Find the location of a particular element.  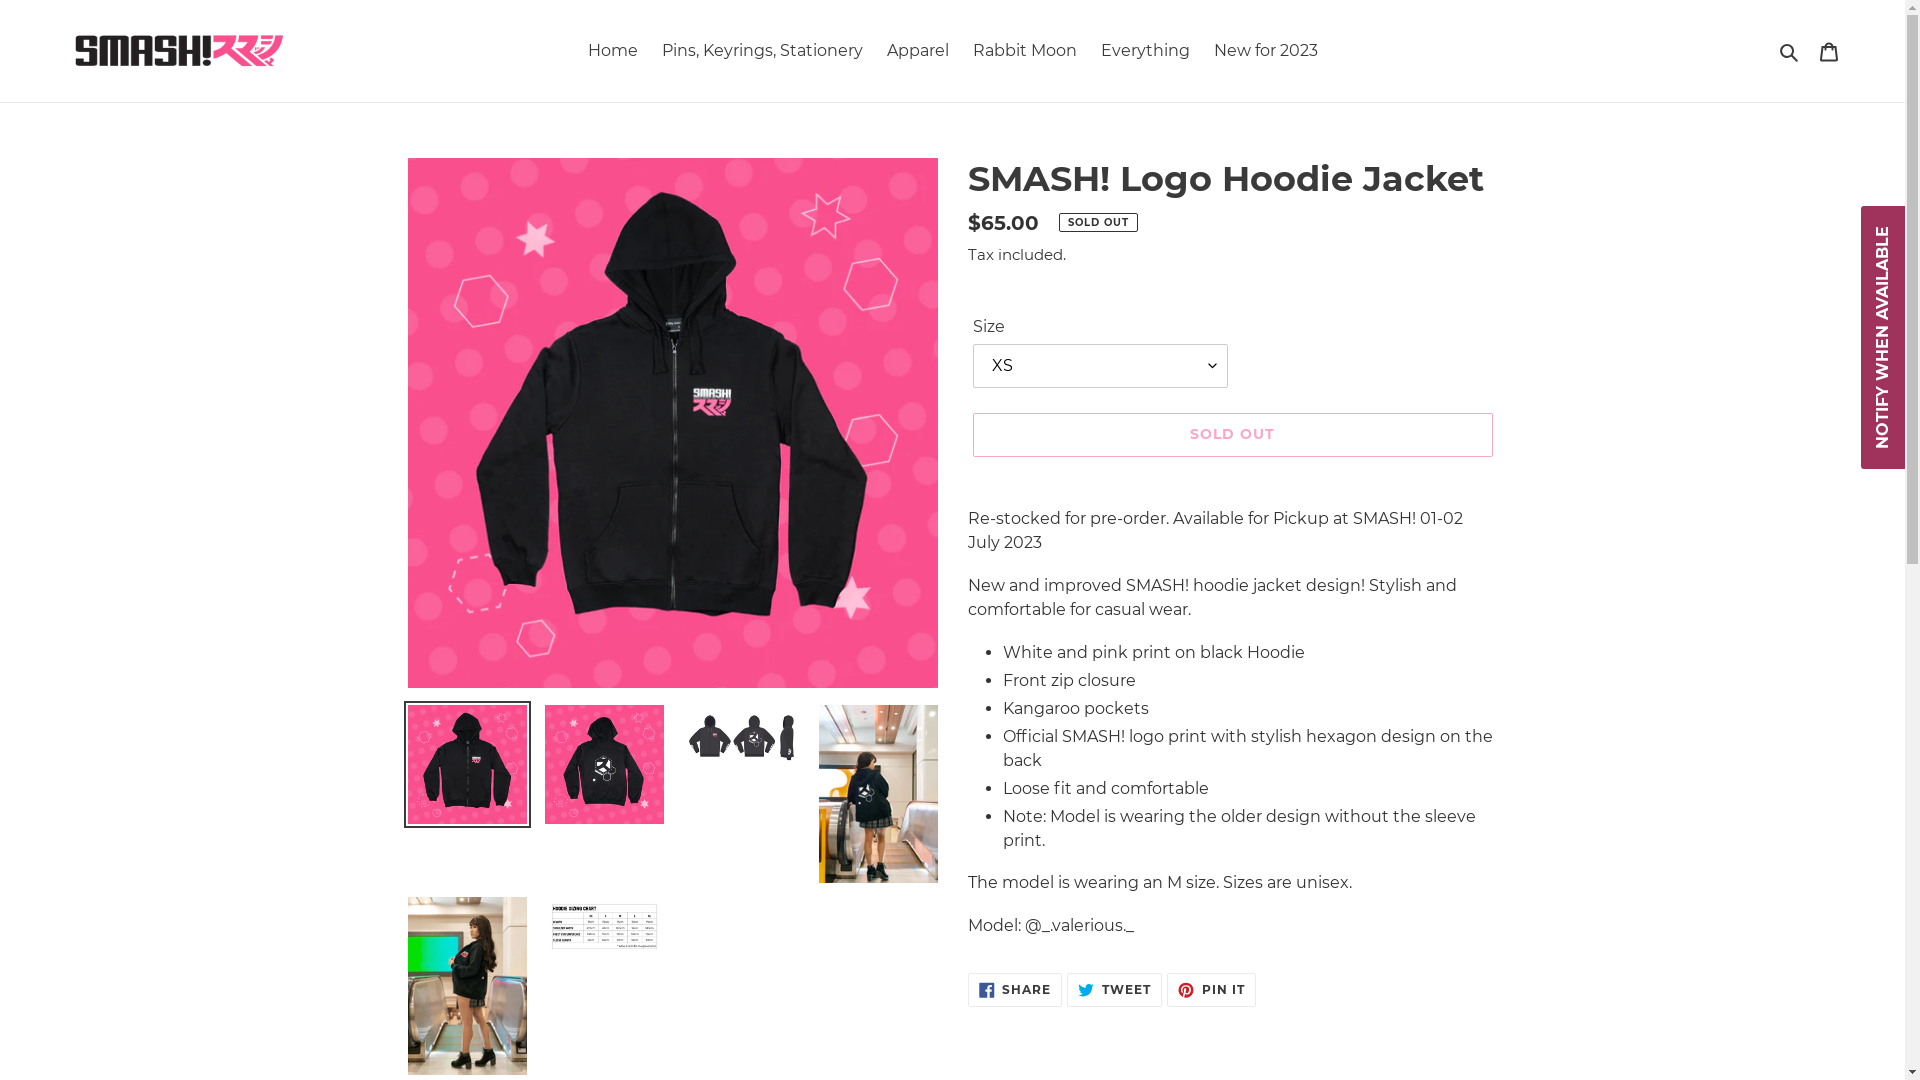

'Cart' is located at coordinates (1808, 49).